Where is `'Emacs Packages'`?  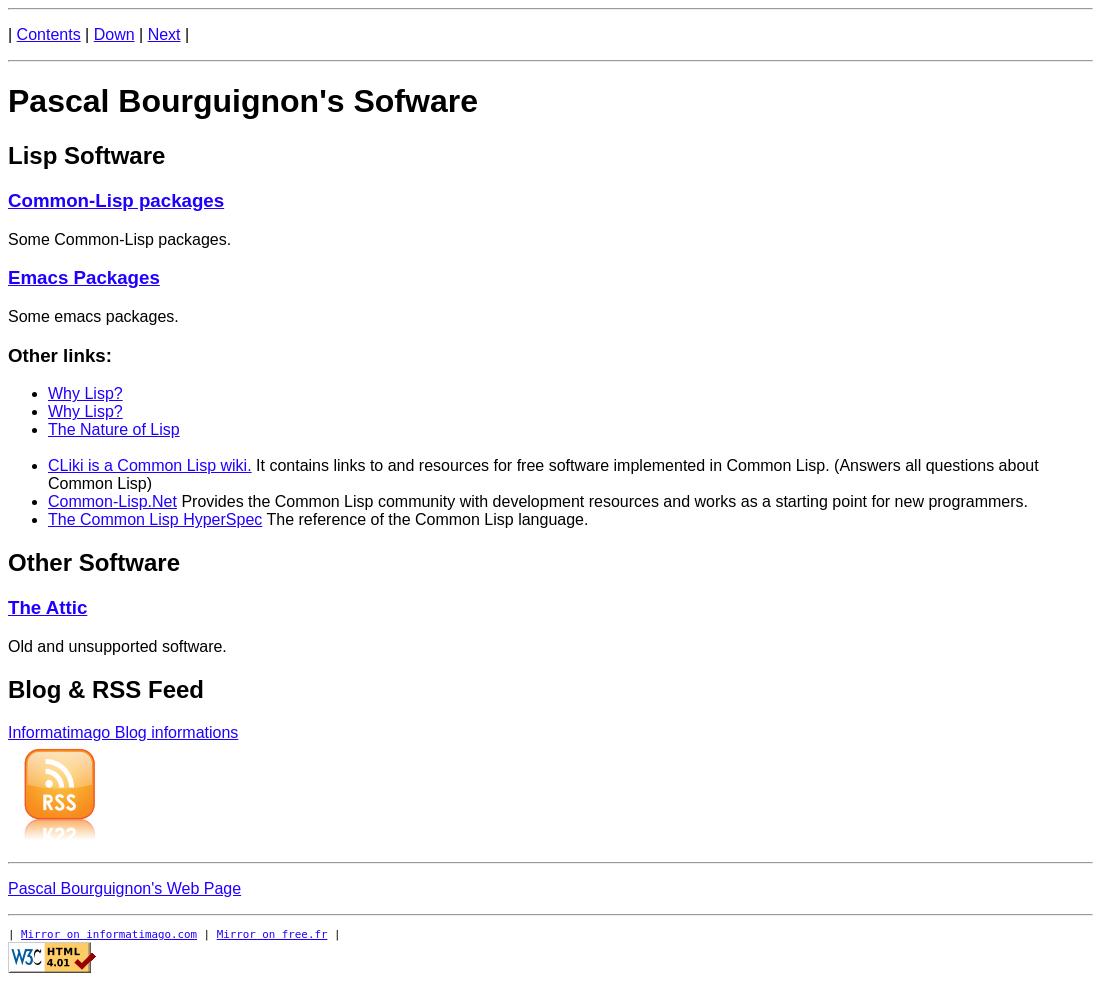 'Emacs Packages' is located at coordinates (83, 277).